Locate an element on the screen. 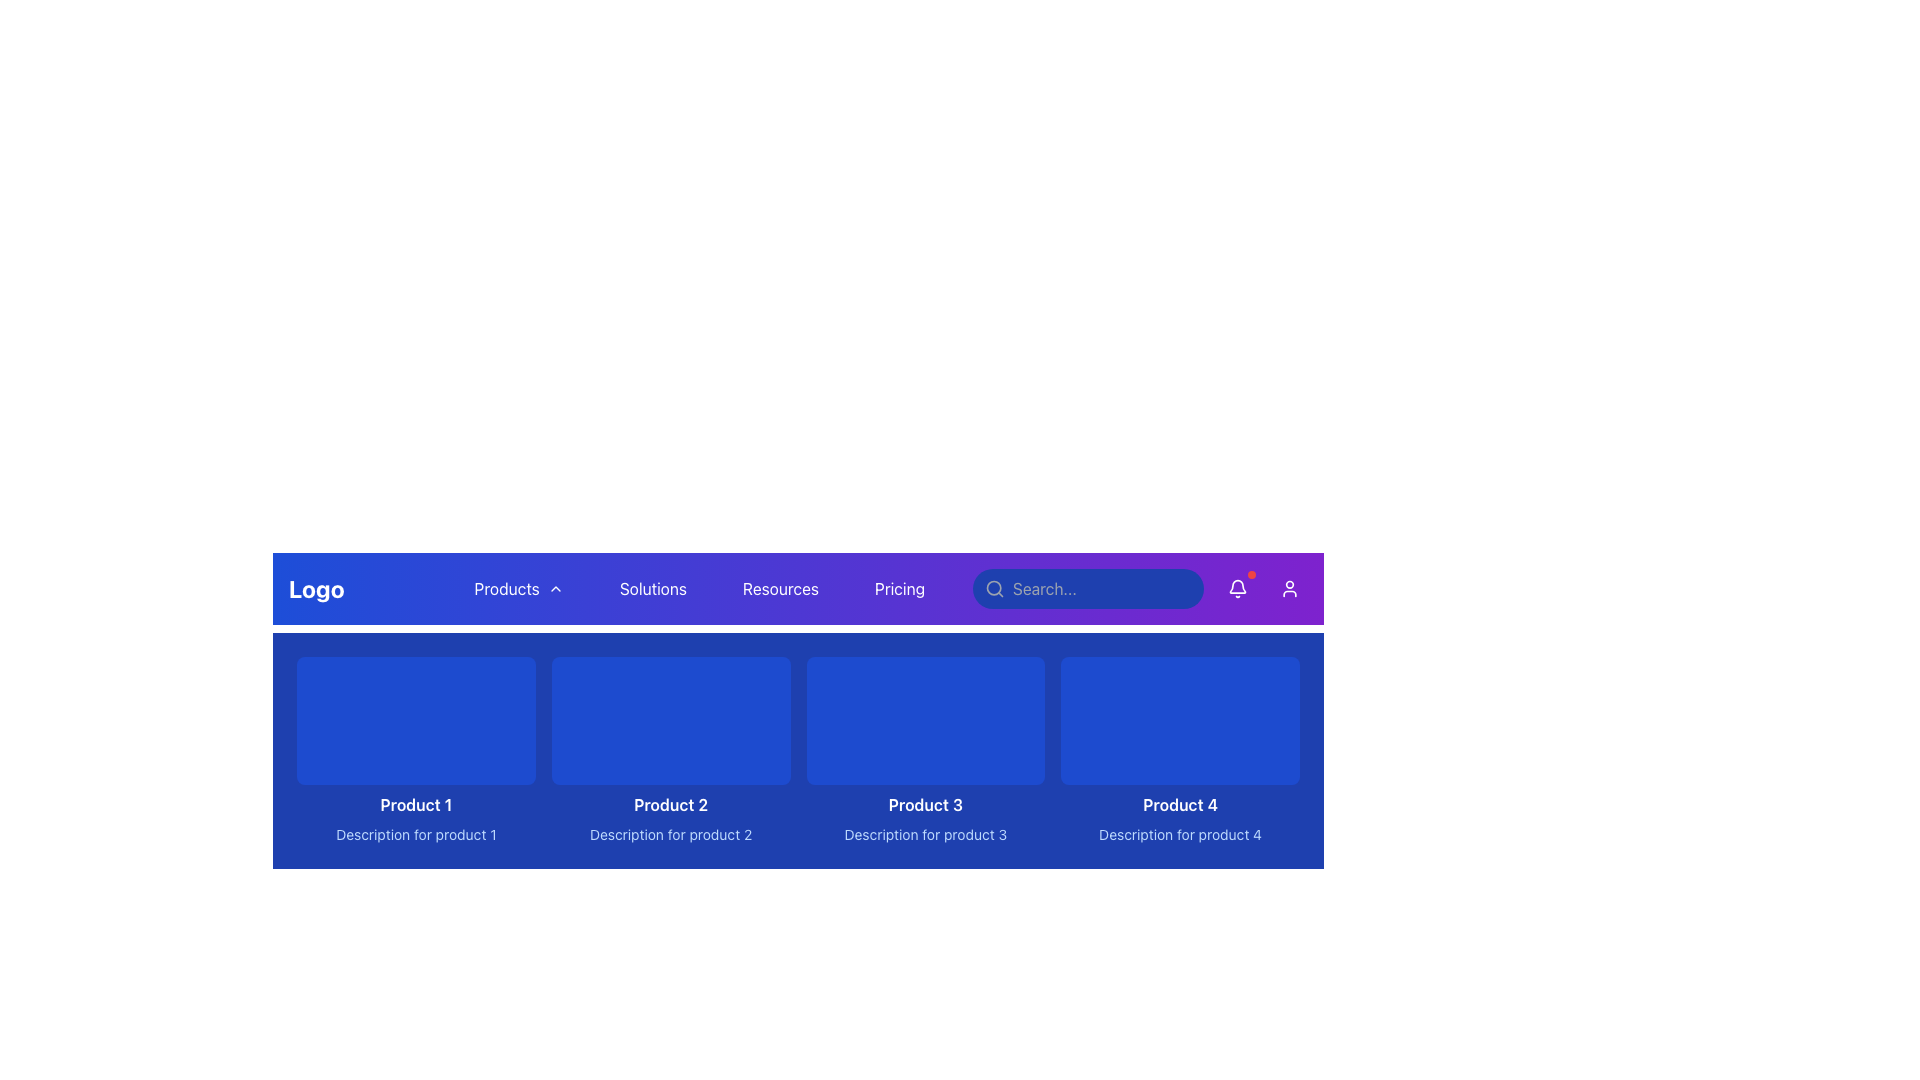 The height and width of the screenshot is (1080, 1920). the product card component representing 'Product 3', which is the third card in a grid layout of four cards, positioned in the third column is located at coordinates (924, 751).